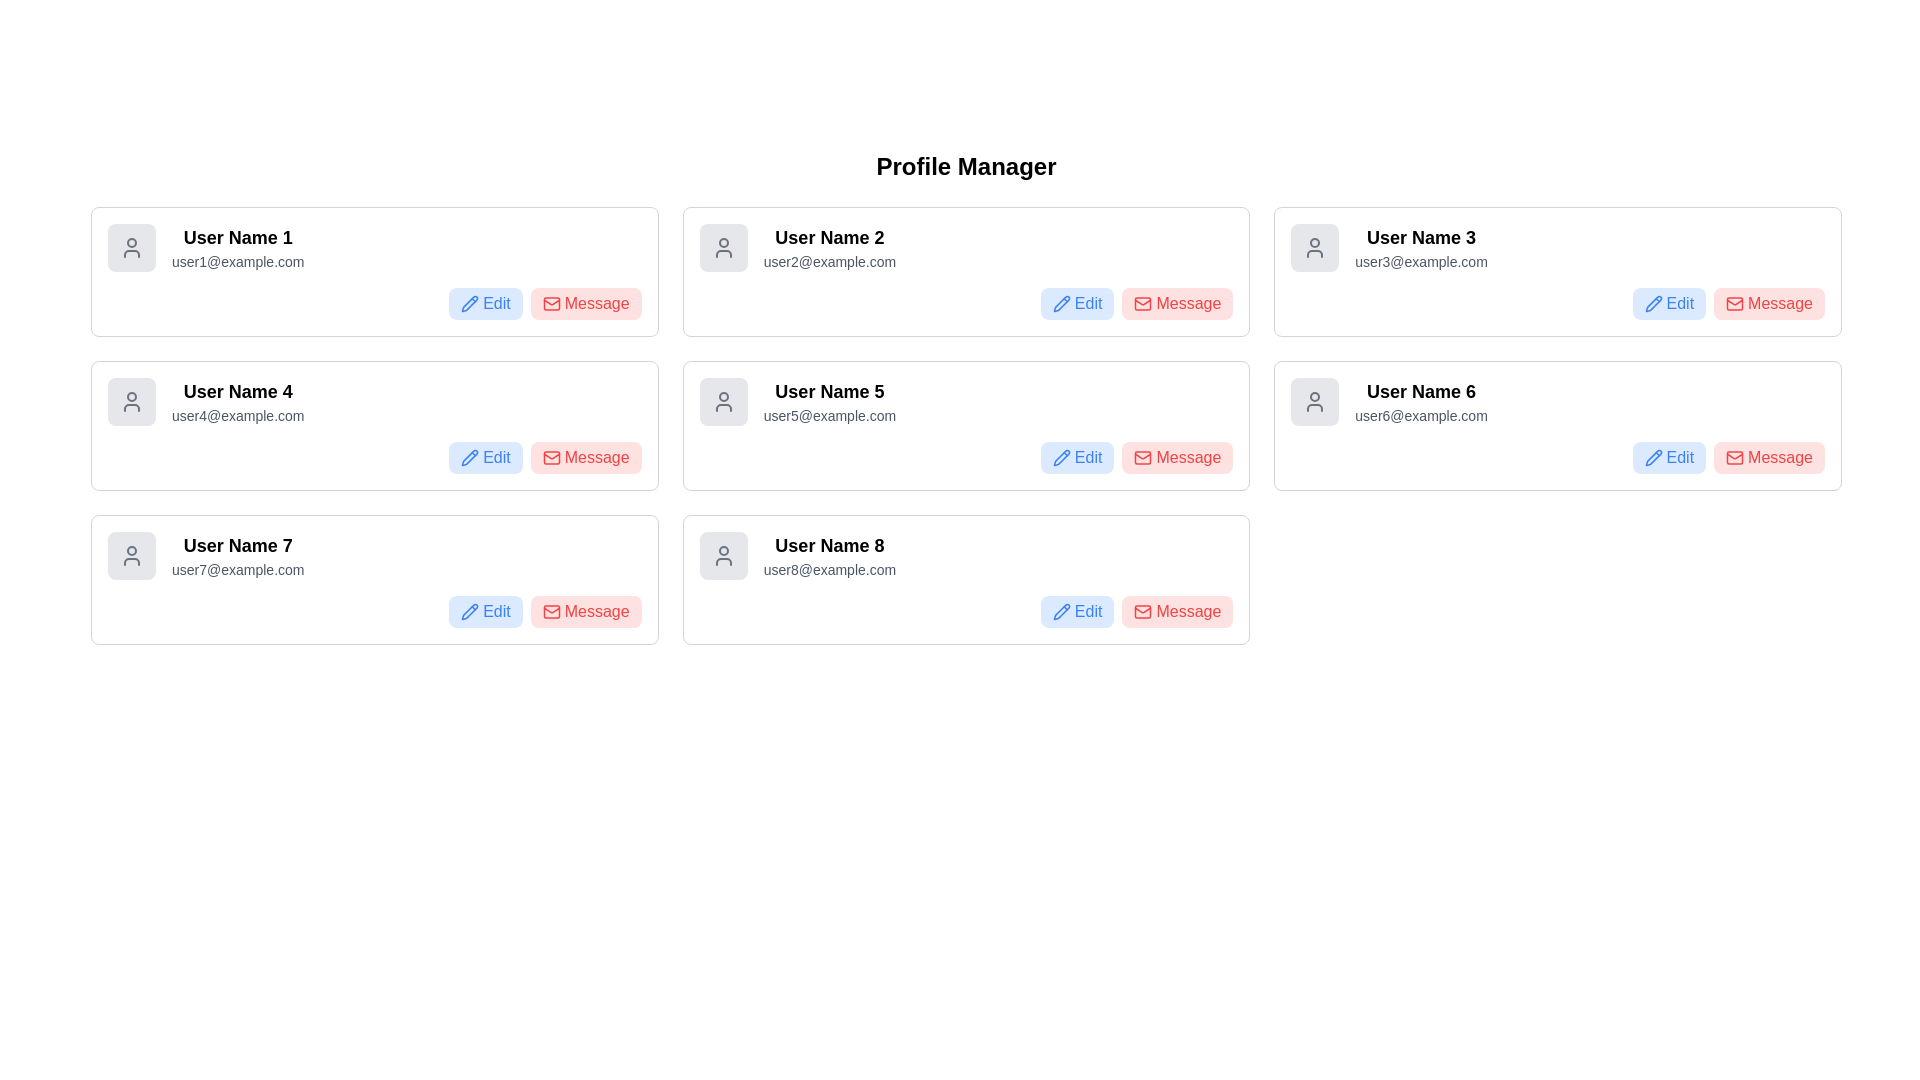 The image size is (1920, 1080). What do you see at coordinates (829, 392) in the screenshot?
I see `the text label displaying 'User Name 5', which is prominently styled in bold and positioned above 'user5@example.com' within the central user card in the bottom row` at bounding box center [829, 392].